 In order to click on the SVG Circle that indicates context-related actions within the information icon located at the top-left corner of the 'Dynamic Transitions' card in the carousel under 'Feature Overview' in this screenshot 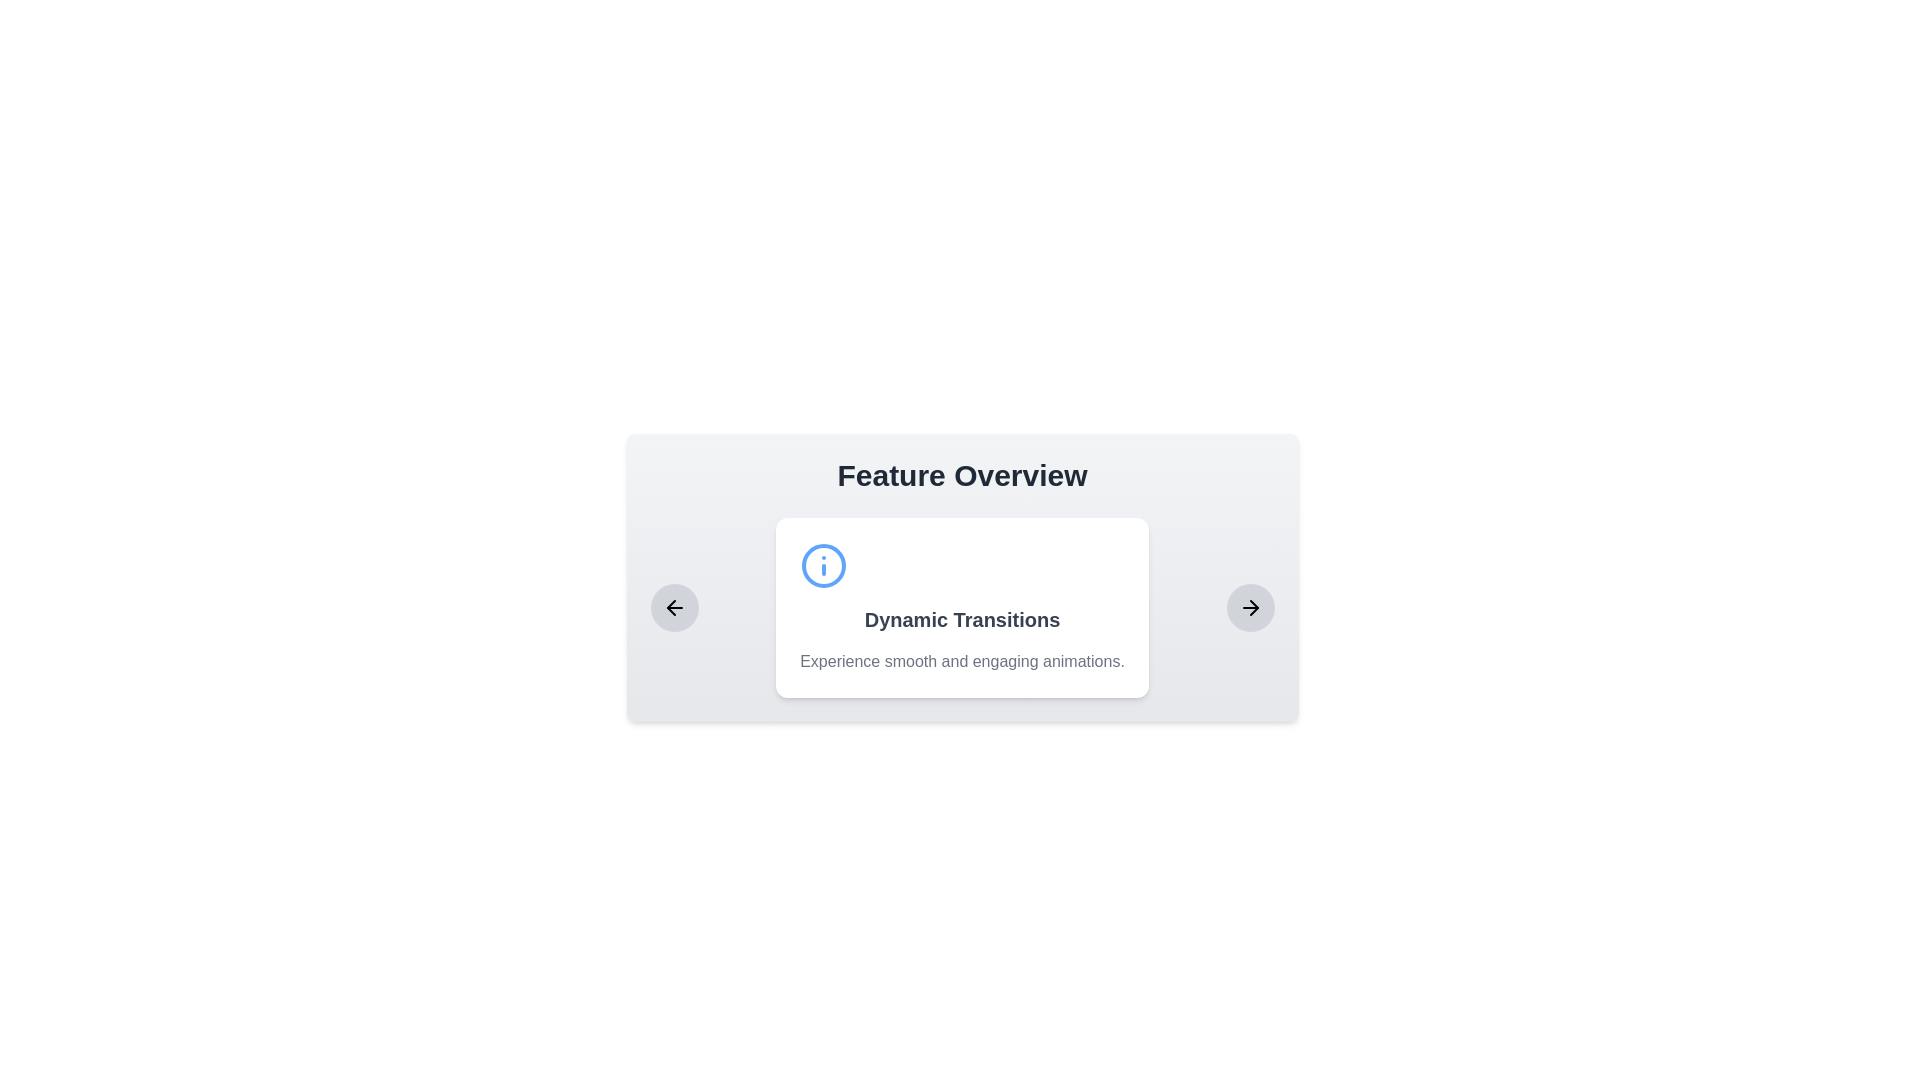, I will do `click(824, 566)`.